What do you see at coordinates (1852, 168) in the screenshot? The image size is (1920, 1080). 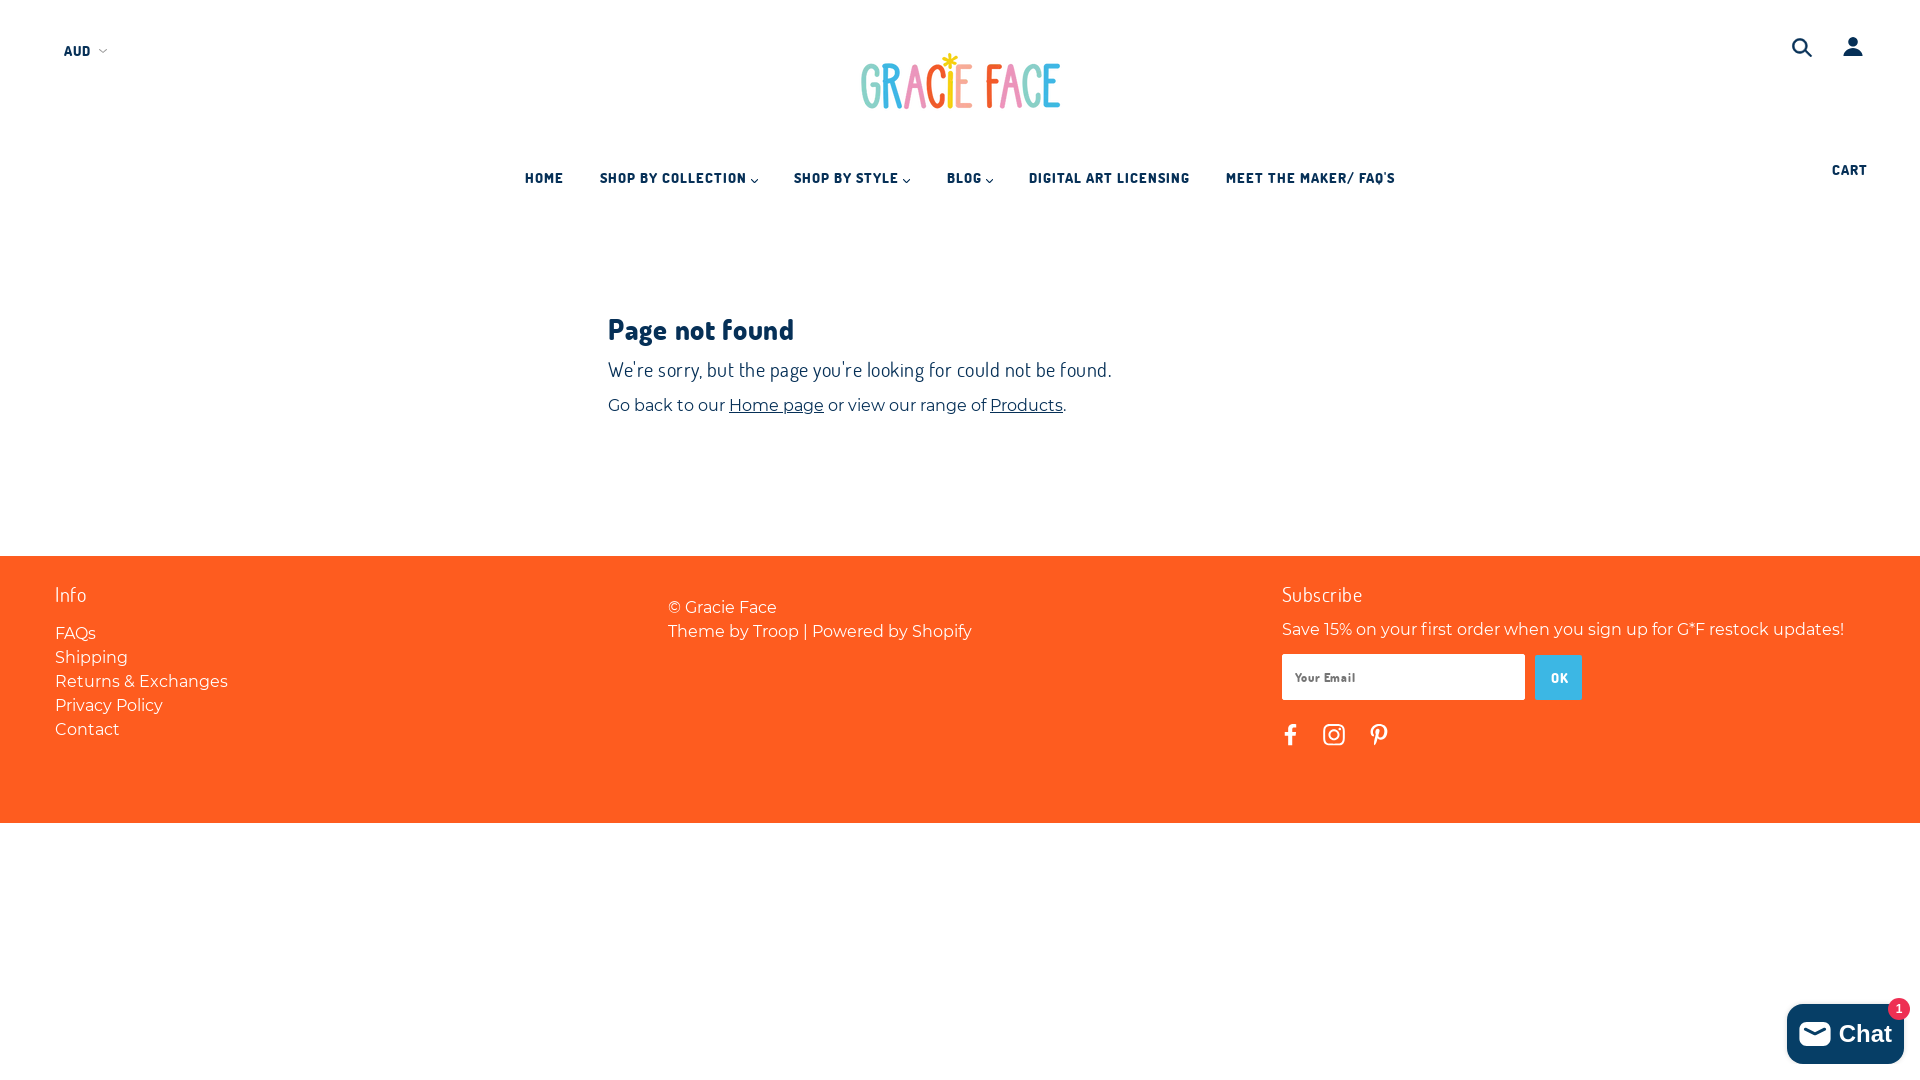 I see `'CART'` at bounding box center [1852, 168].